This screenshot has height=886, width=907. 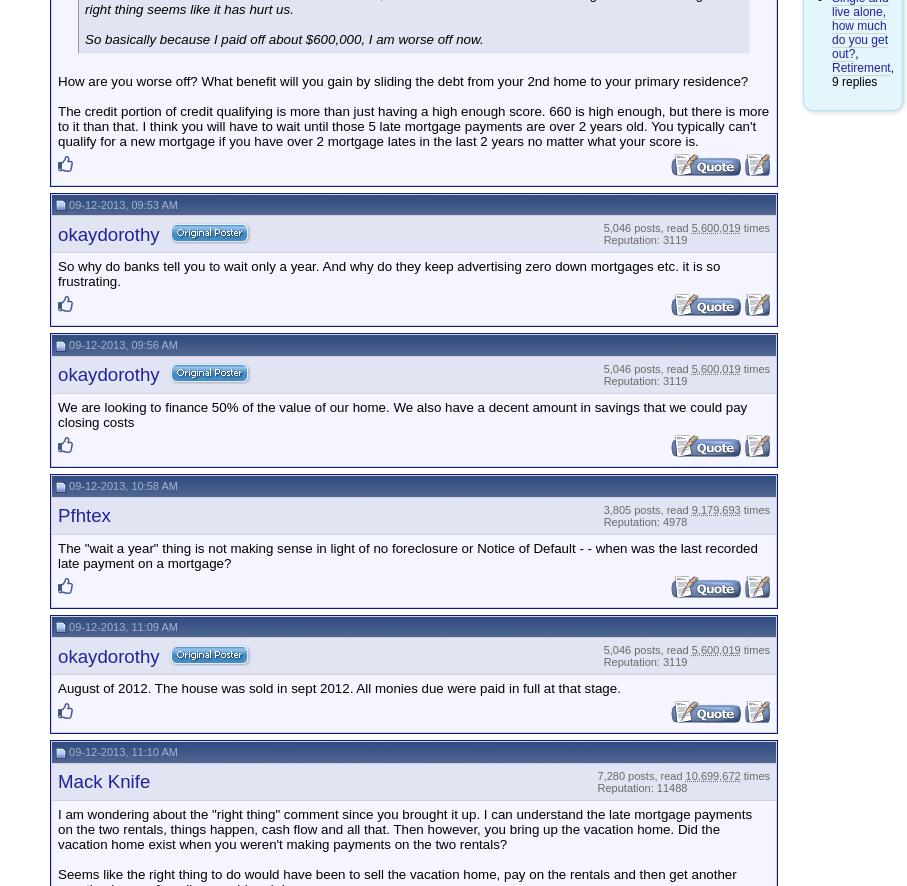 What do you see at coordinates (389, 274) in the screenshot?
I see `'So why do banks tell you to wait only a year. And why do they keep advertising zero down mortgages etc. it is so frustrating.'` at bounding box center [389, 274].